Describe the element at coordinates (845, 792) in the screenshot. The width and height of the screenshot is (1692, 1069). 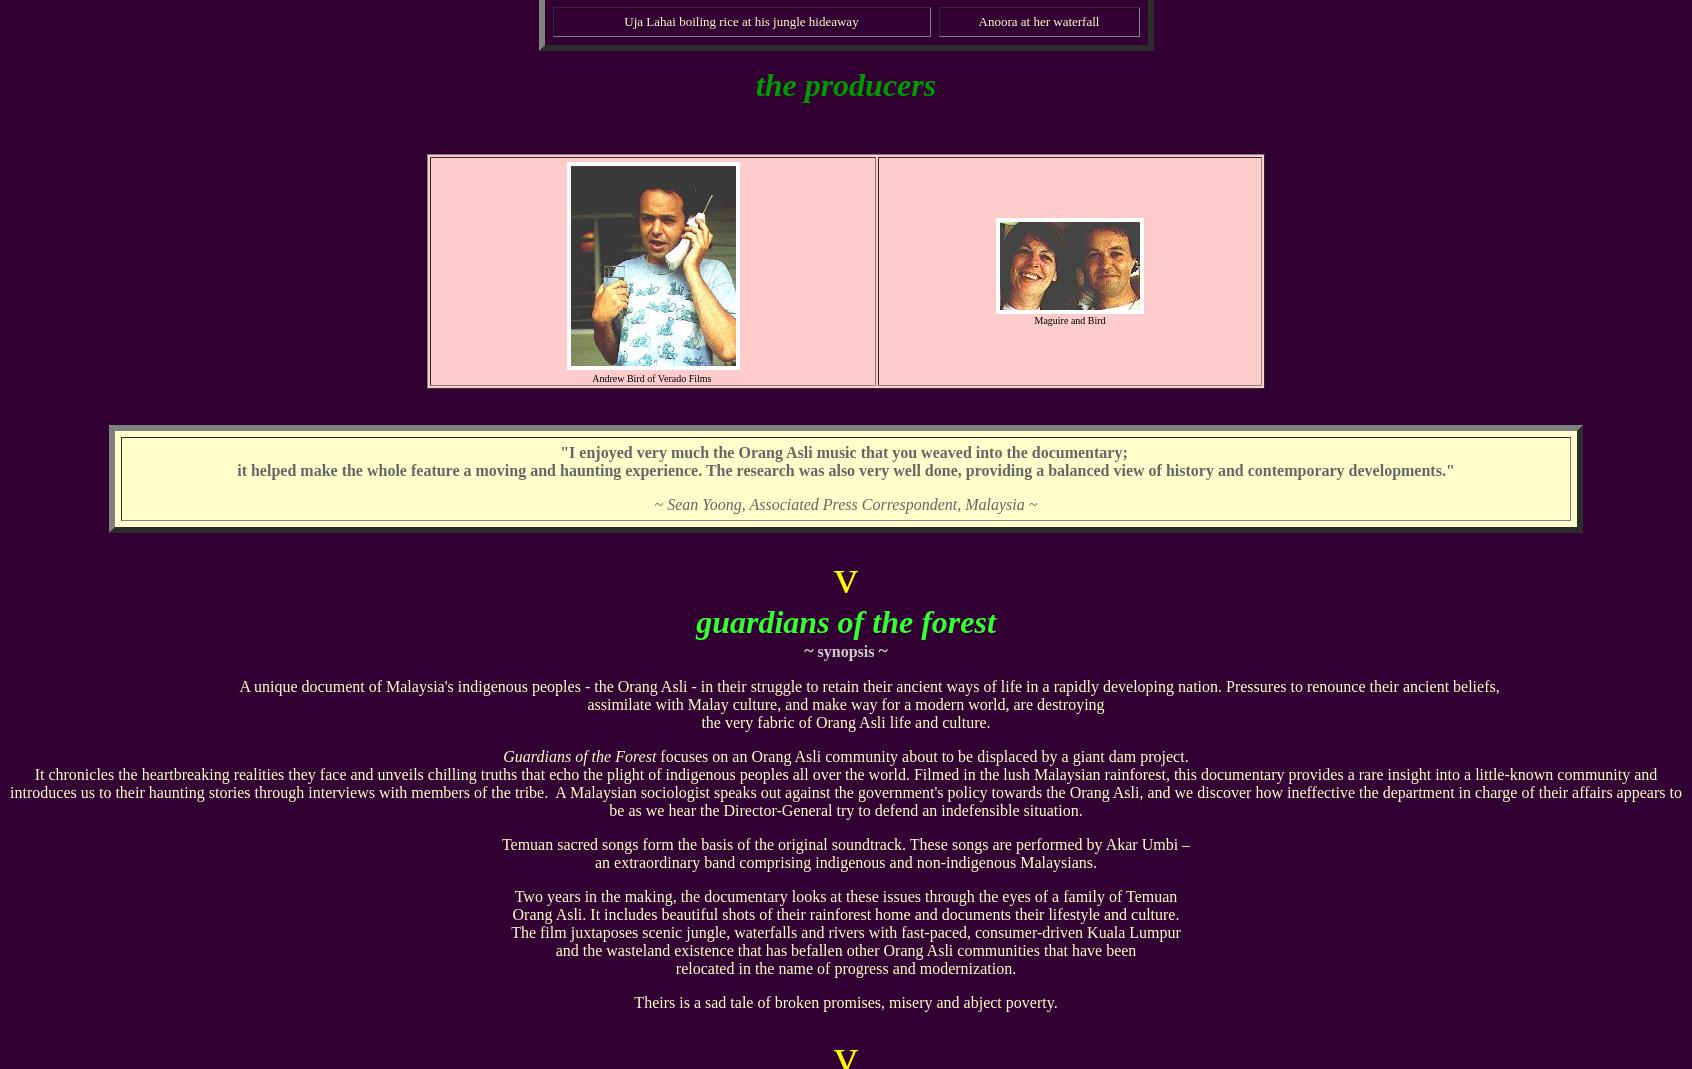
I see `'It chronicles the heartbreaking realities they
face and unveils chilling truths that echo the plight of indigenous peoples
all over the world. Filmed in the lush Malaysian rainforest, this documentary
provides a rare insight into a little-known community and introduces us
to their haunting stories through interviews with members of the tribe. 
A Malaysian sociologist speaks out against the government's policy towards
the Orang Asli, and we discover how ineffective the department in charge
of their affairs appears to be as we hear the Director-General try to defend
an indefensible situation.'` at that location.